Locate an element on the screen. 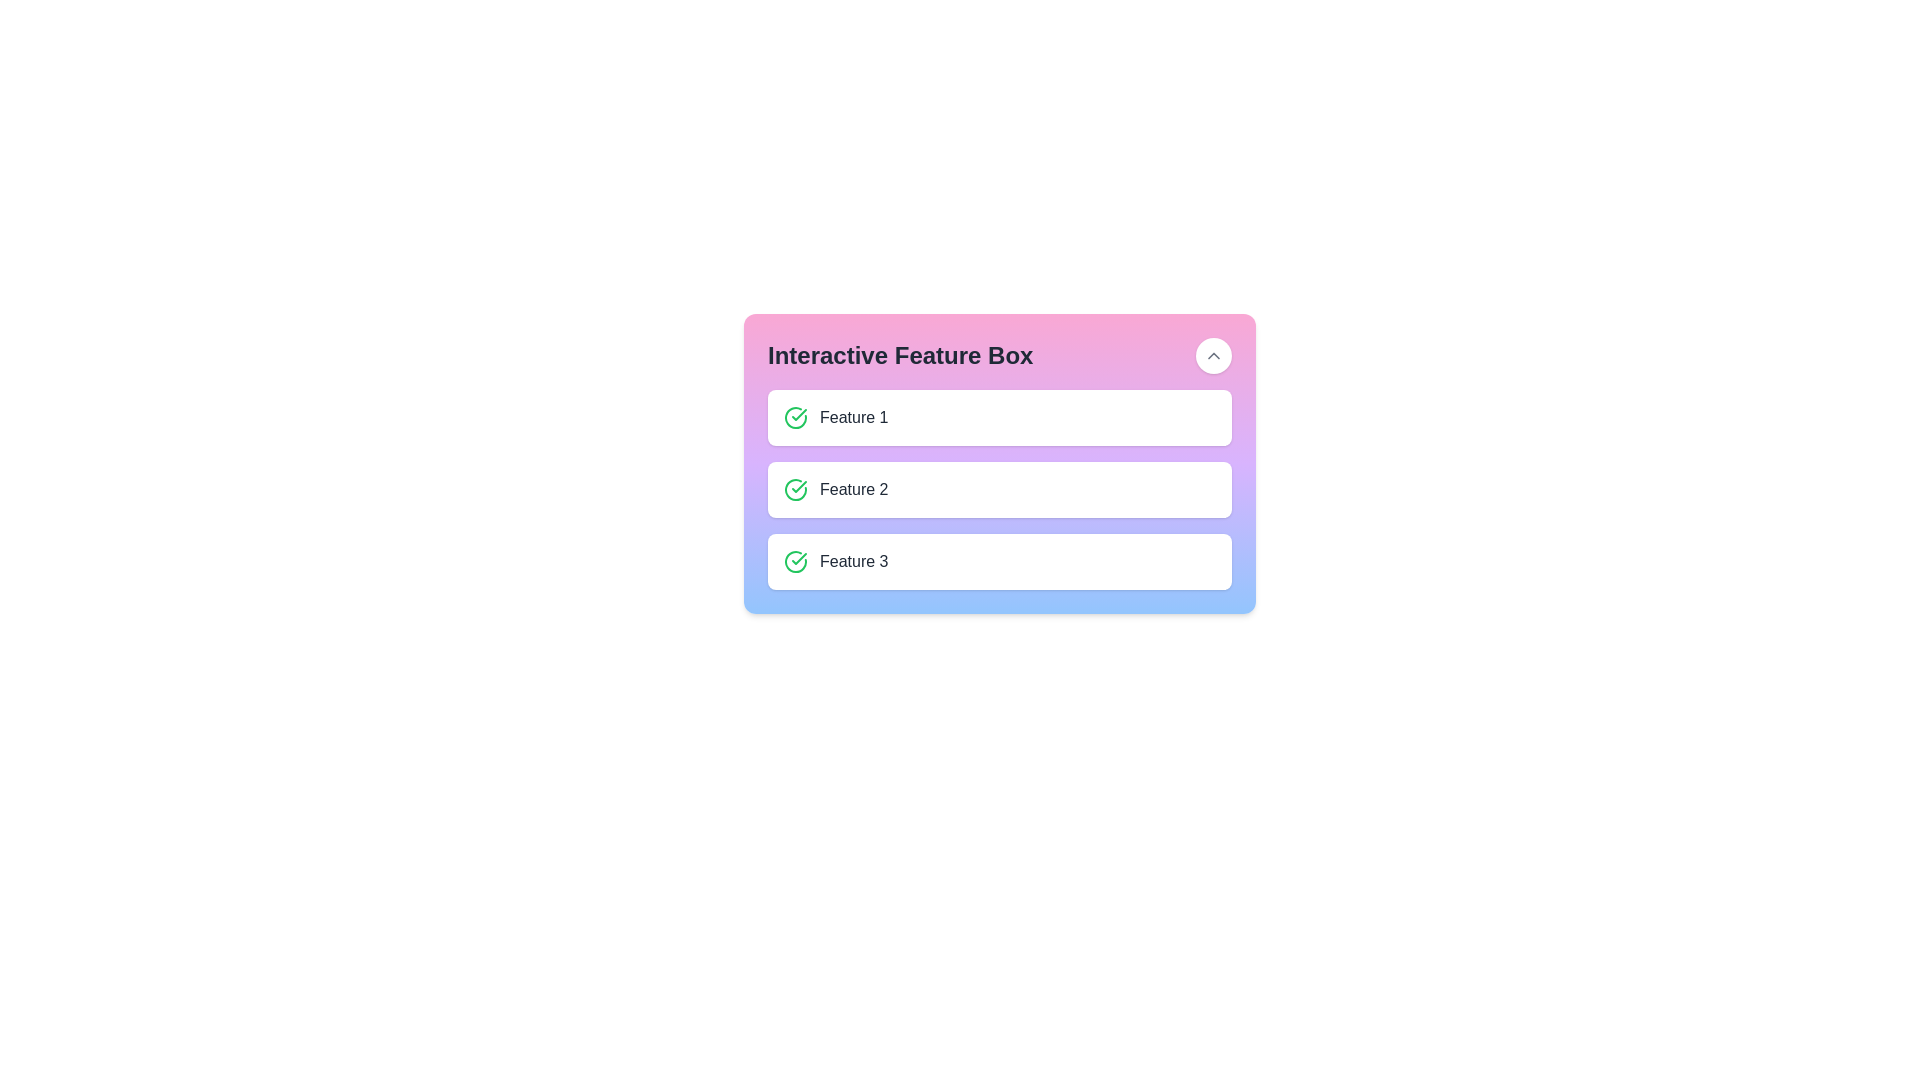  the non-interactive text label that indicates the title of the third feature in the 'Interactive Feature Box', located to the right of the green checkmark icon is located at coordinates (854, 562).